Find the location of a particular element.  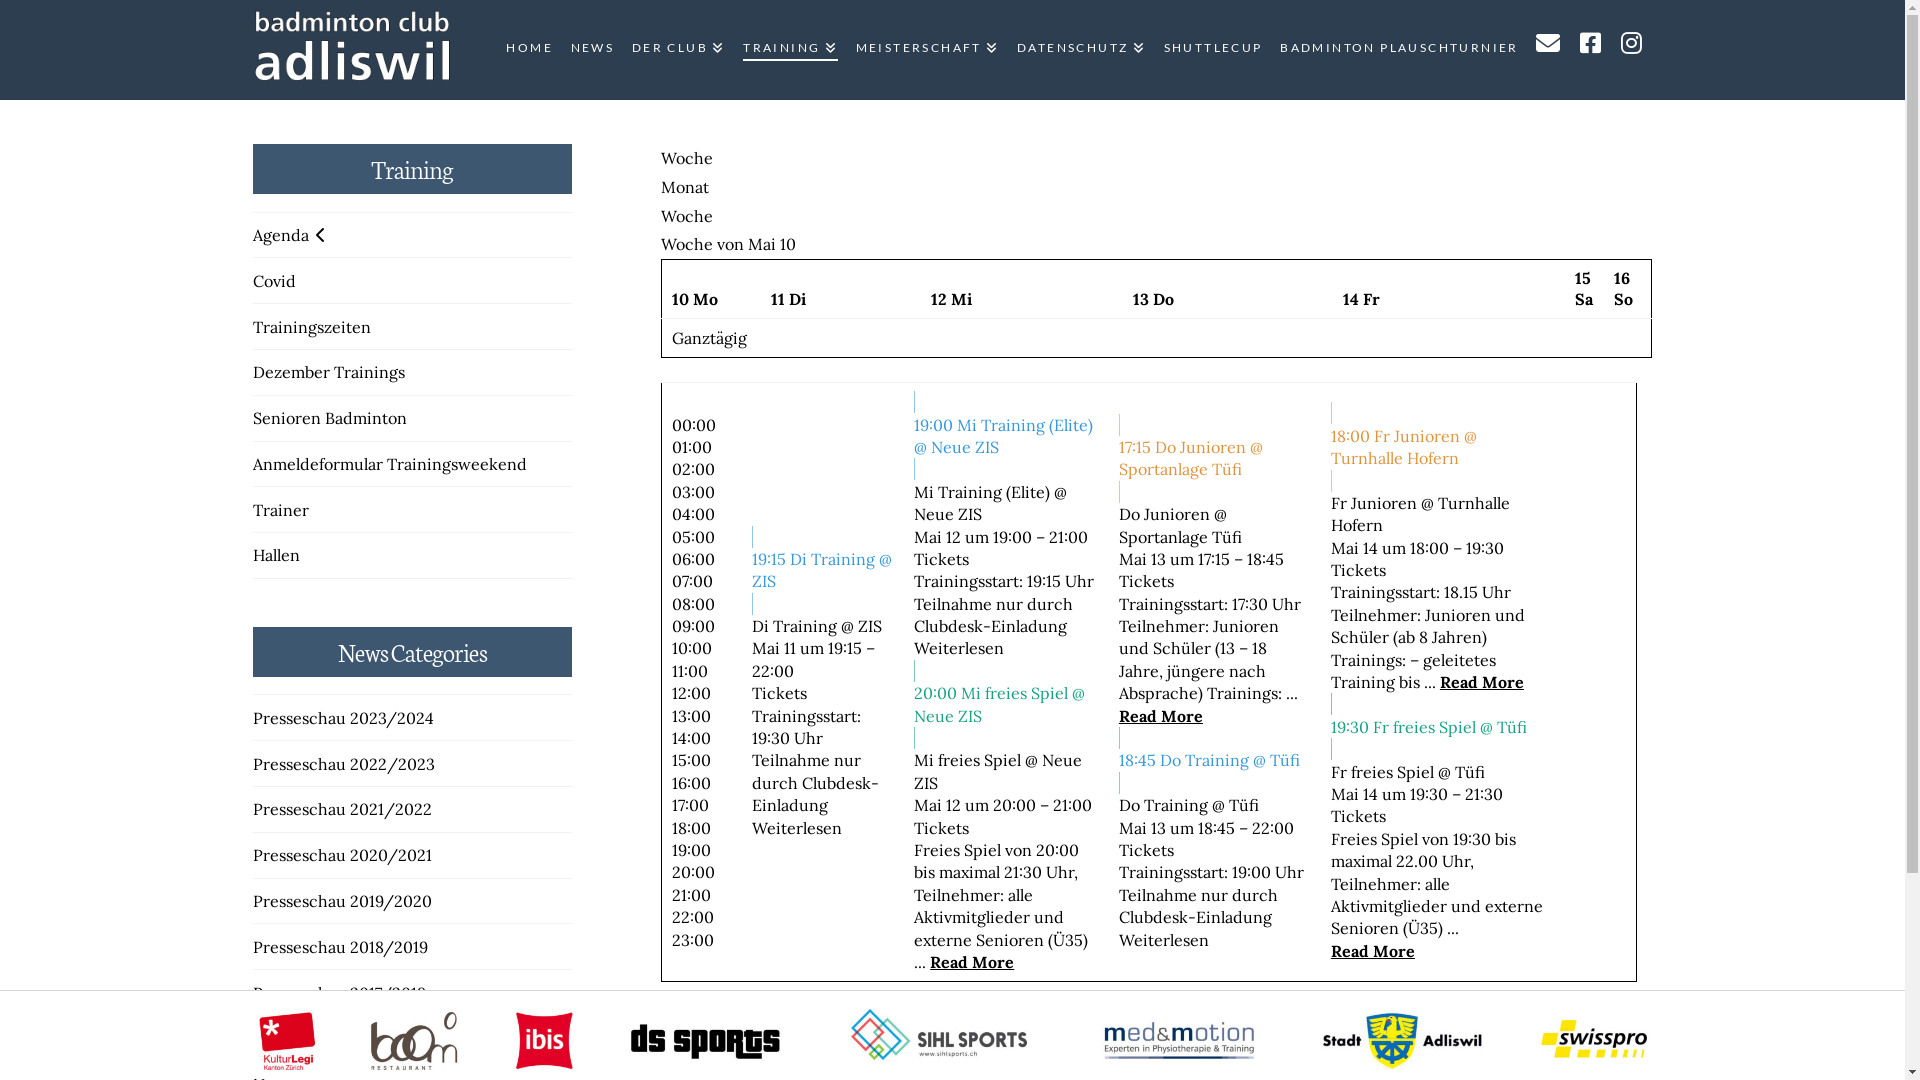

'Agenda' is located at coordinates (251, 234).